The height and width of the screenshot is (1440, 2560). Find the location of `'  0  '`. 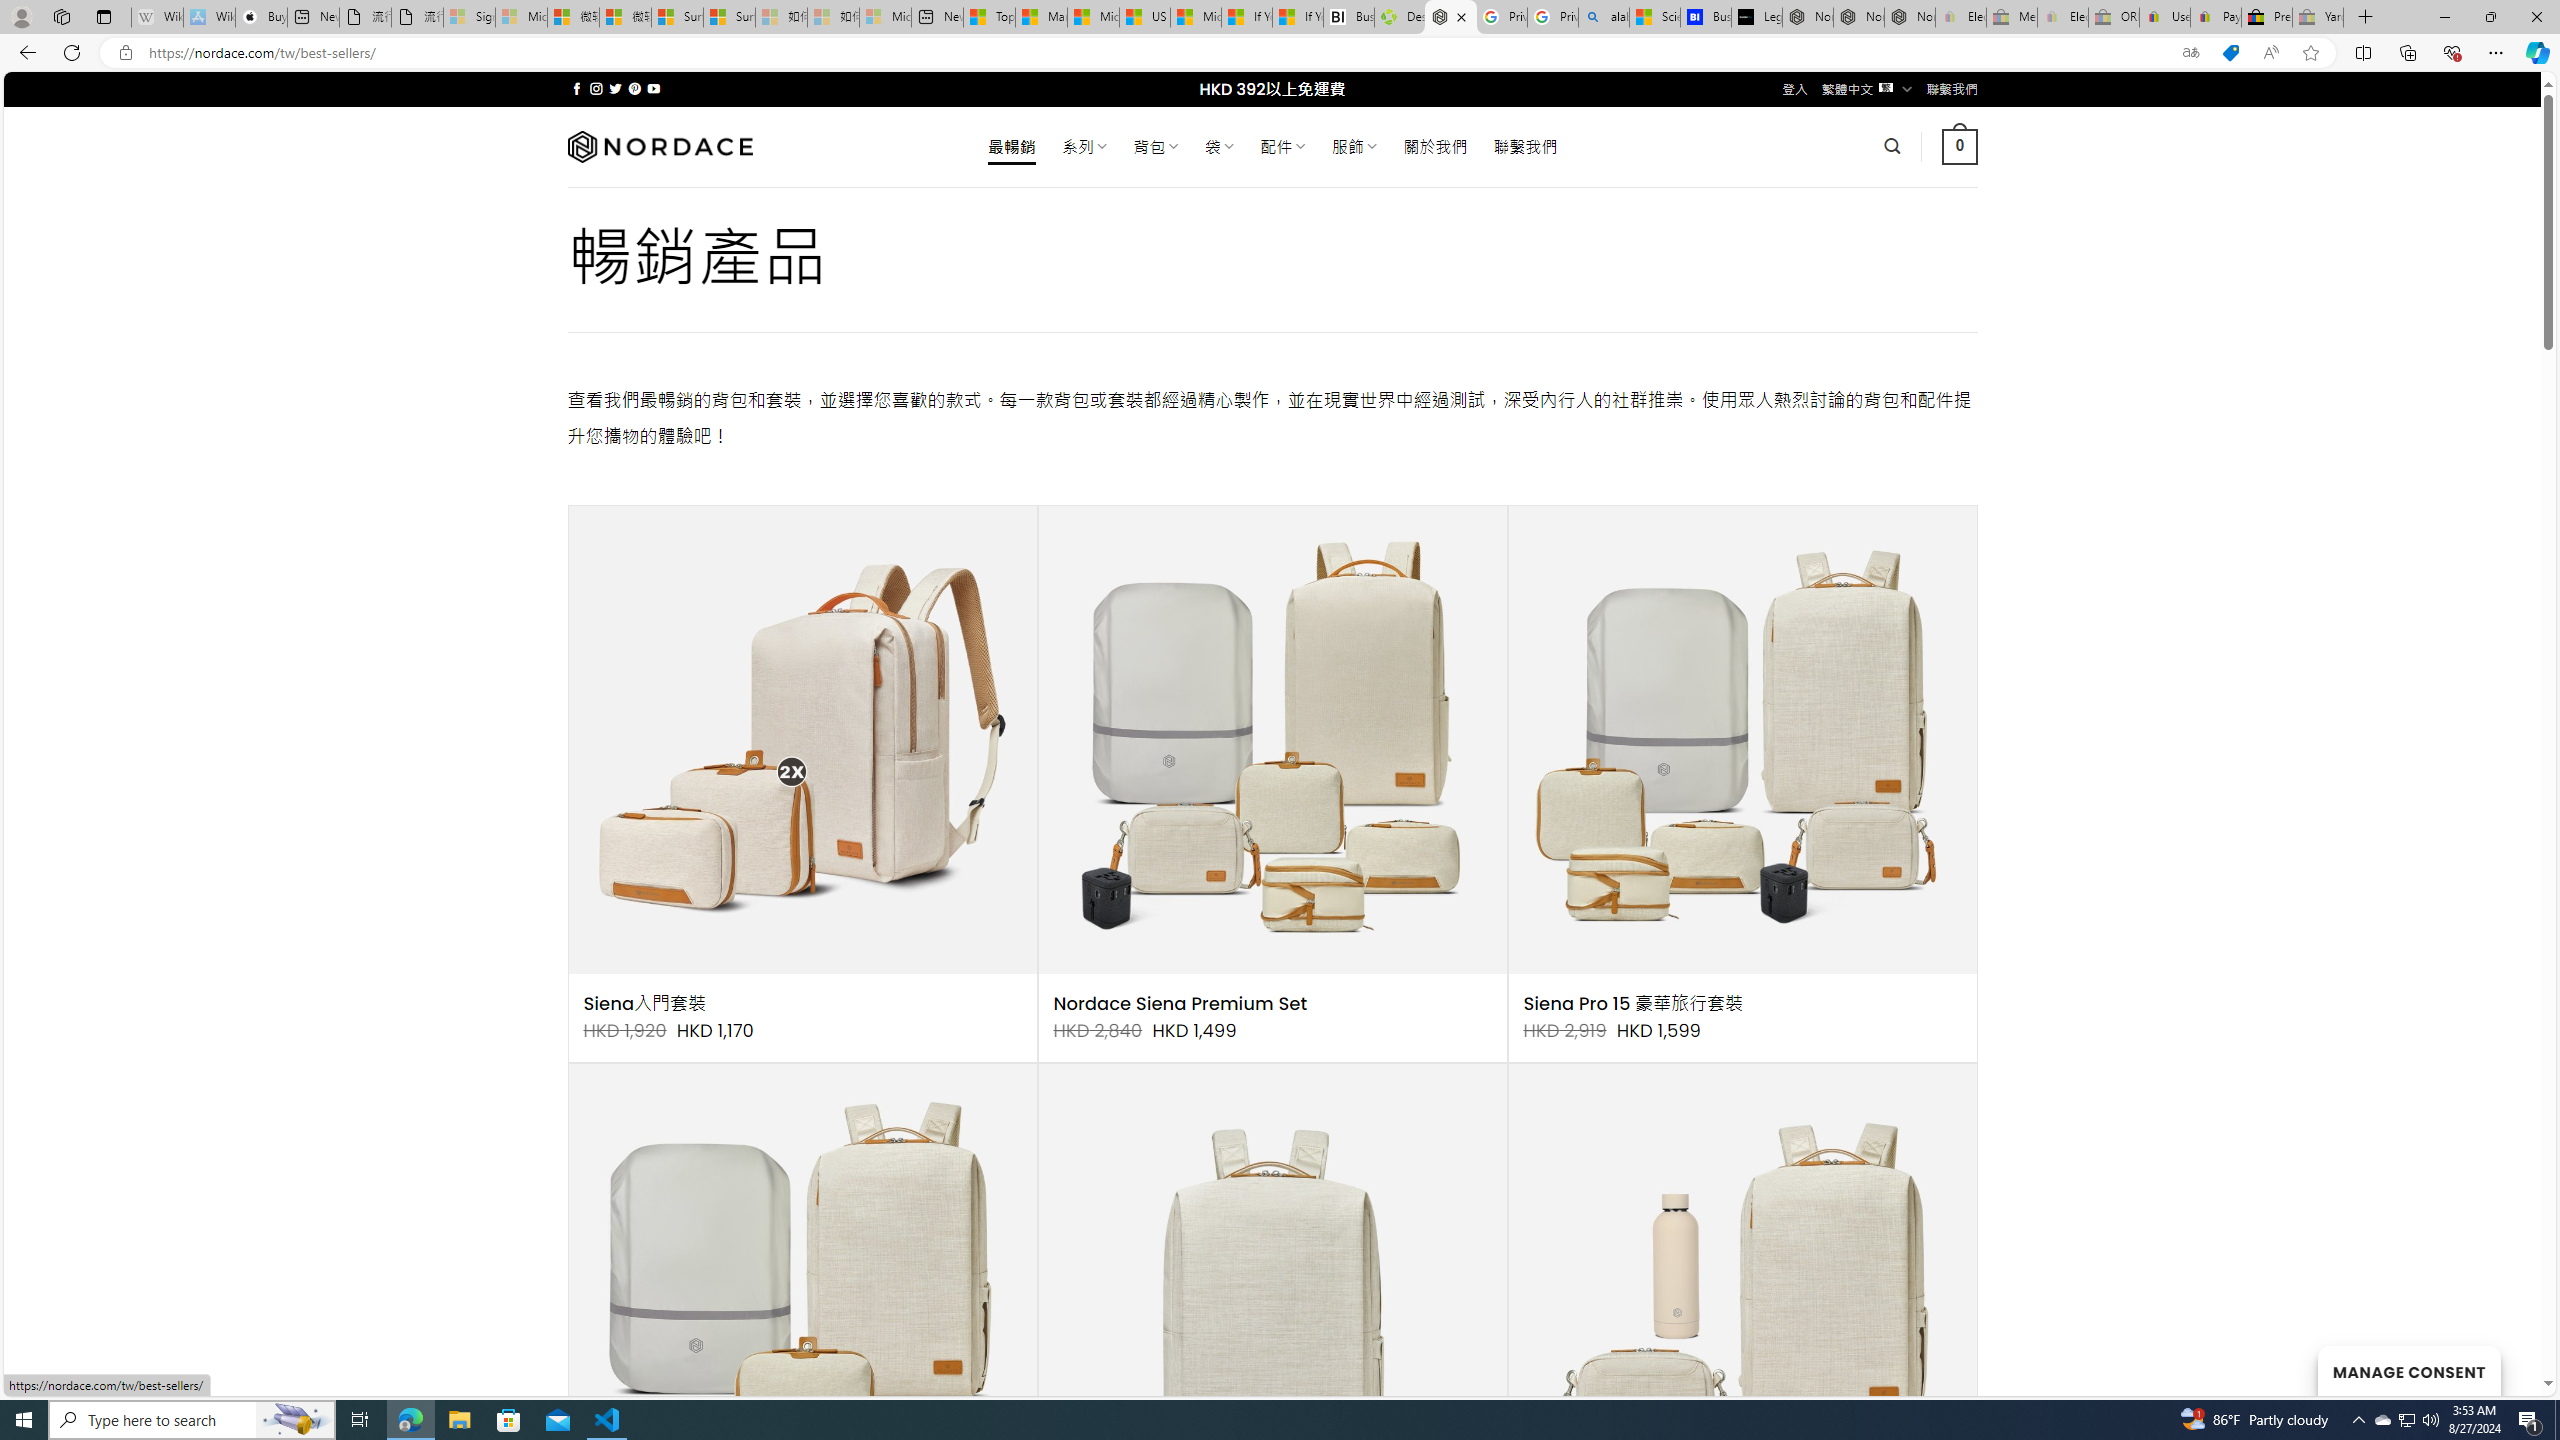

'  0  ' is located at coordinates (1960, 145).